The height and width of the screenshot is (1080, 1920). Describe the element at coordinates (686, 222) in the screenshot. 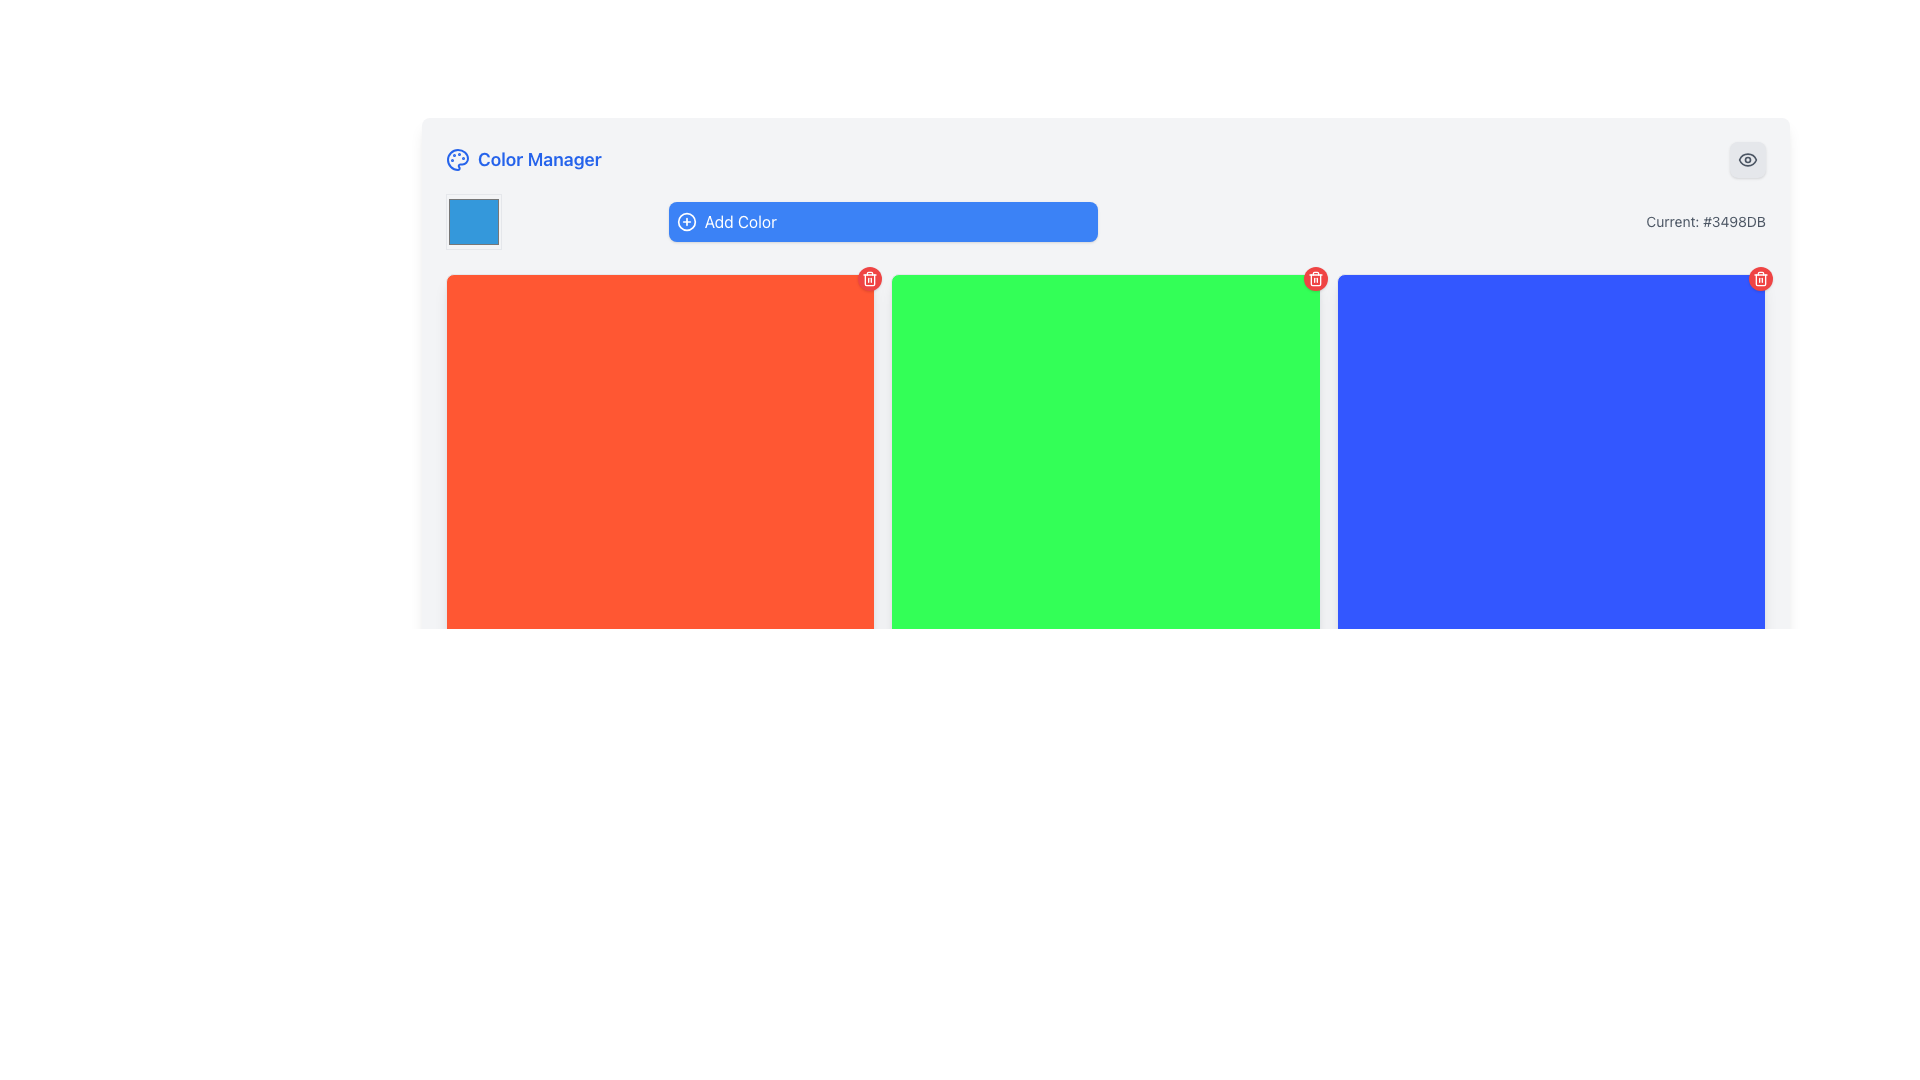

I see `the innermost circular element of the icon, which is part of the interactive button for adding new colors to a palette, located beside the 'Add Color' label` at that location.